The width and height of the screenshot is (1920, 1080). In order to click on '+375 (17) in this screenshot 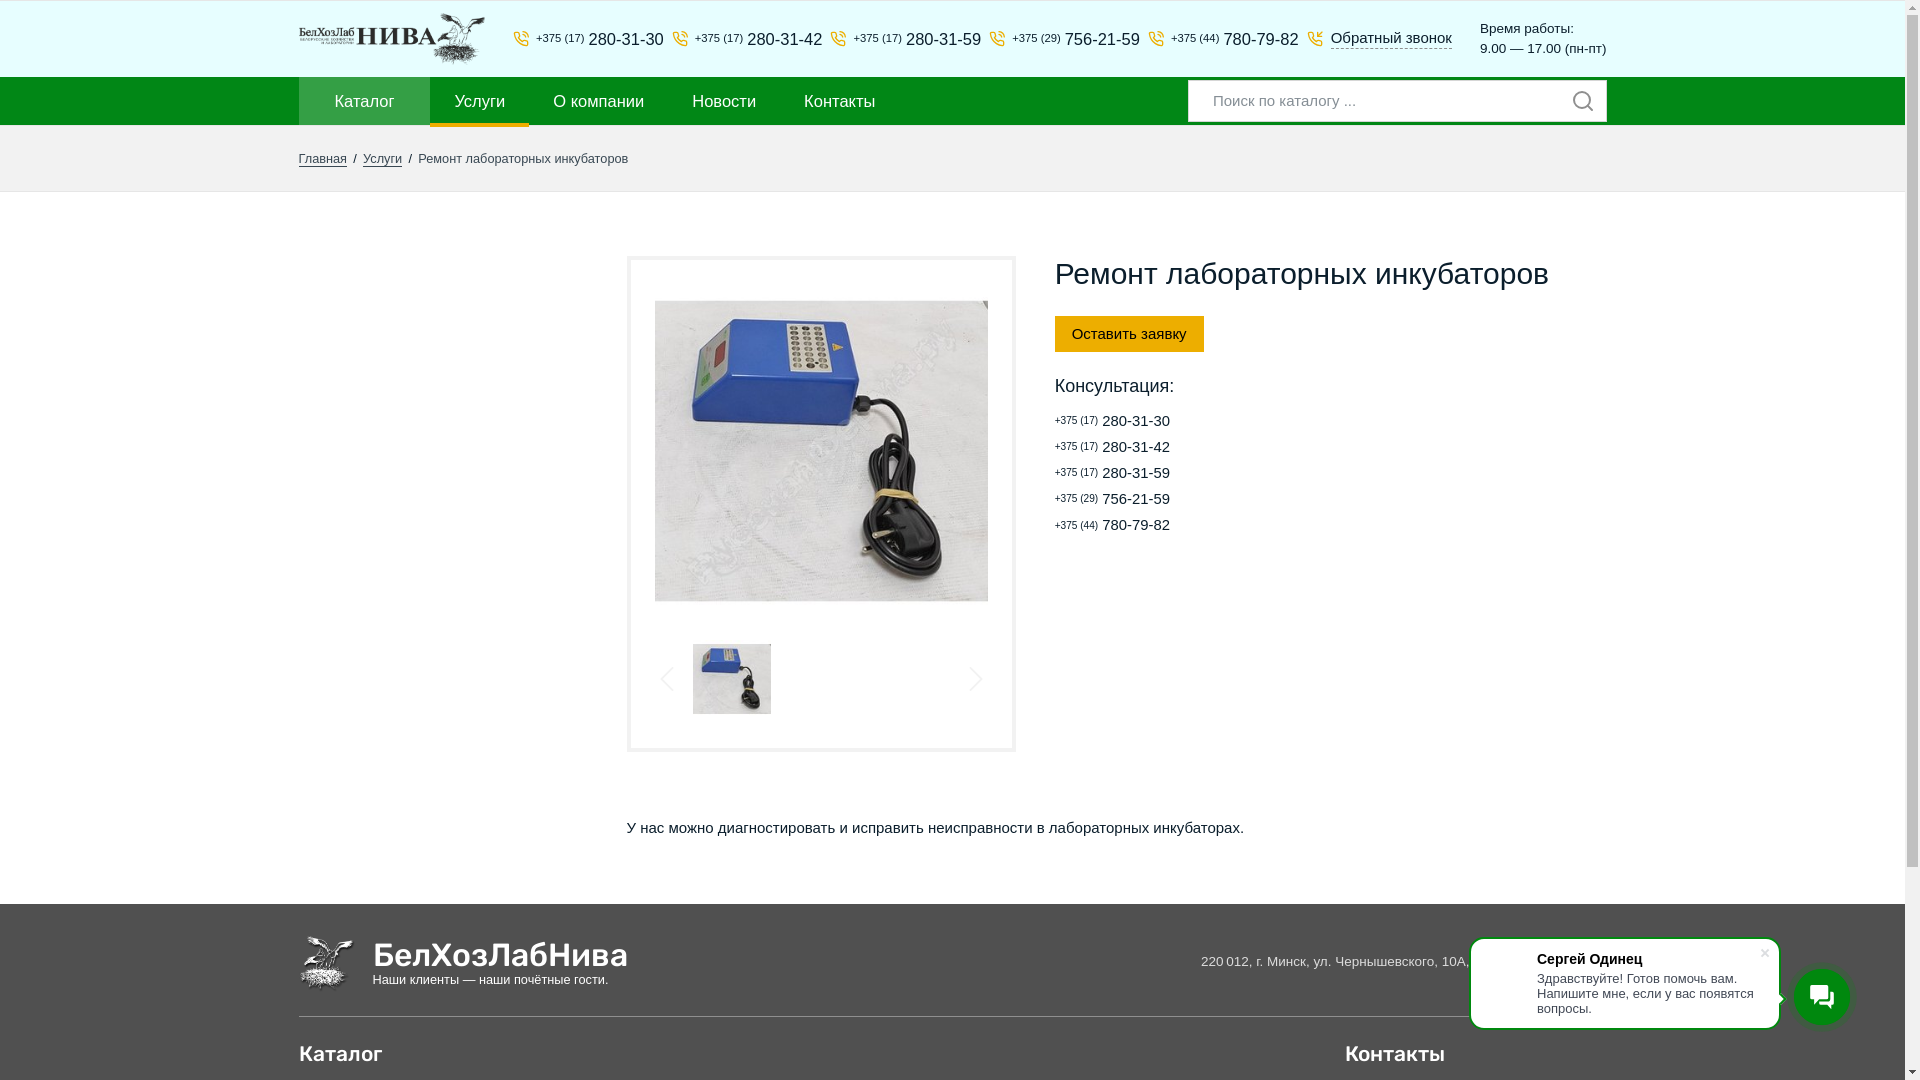, I will do `click(672, 39)`.